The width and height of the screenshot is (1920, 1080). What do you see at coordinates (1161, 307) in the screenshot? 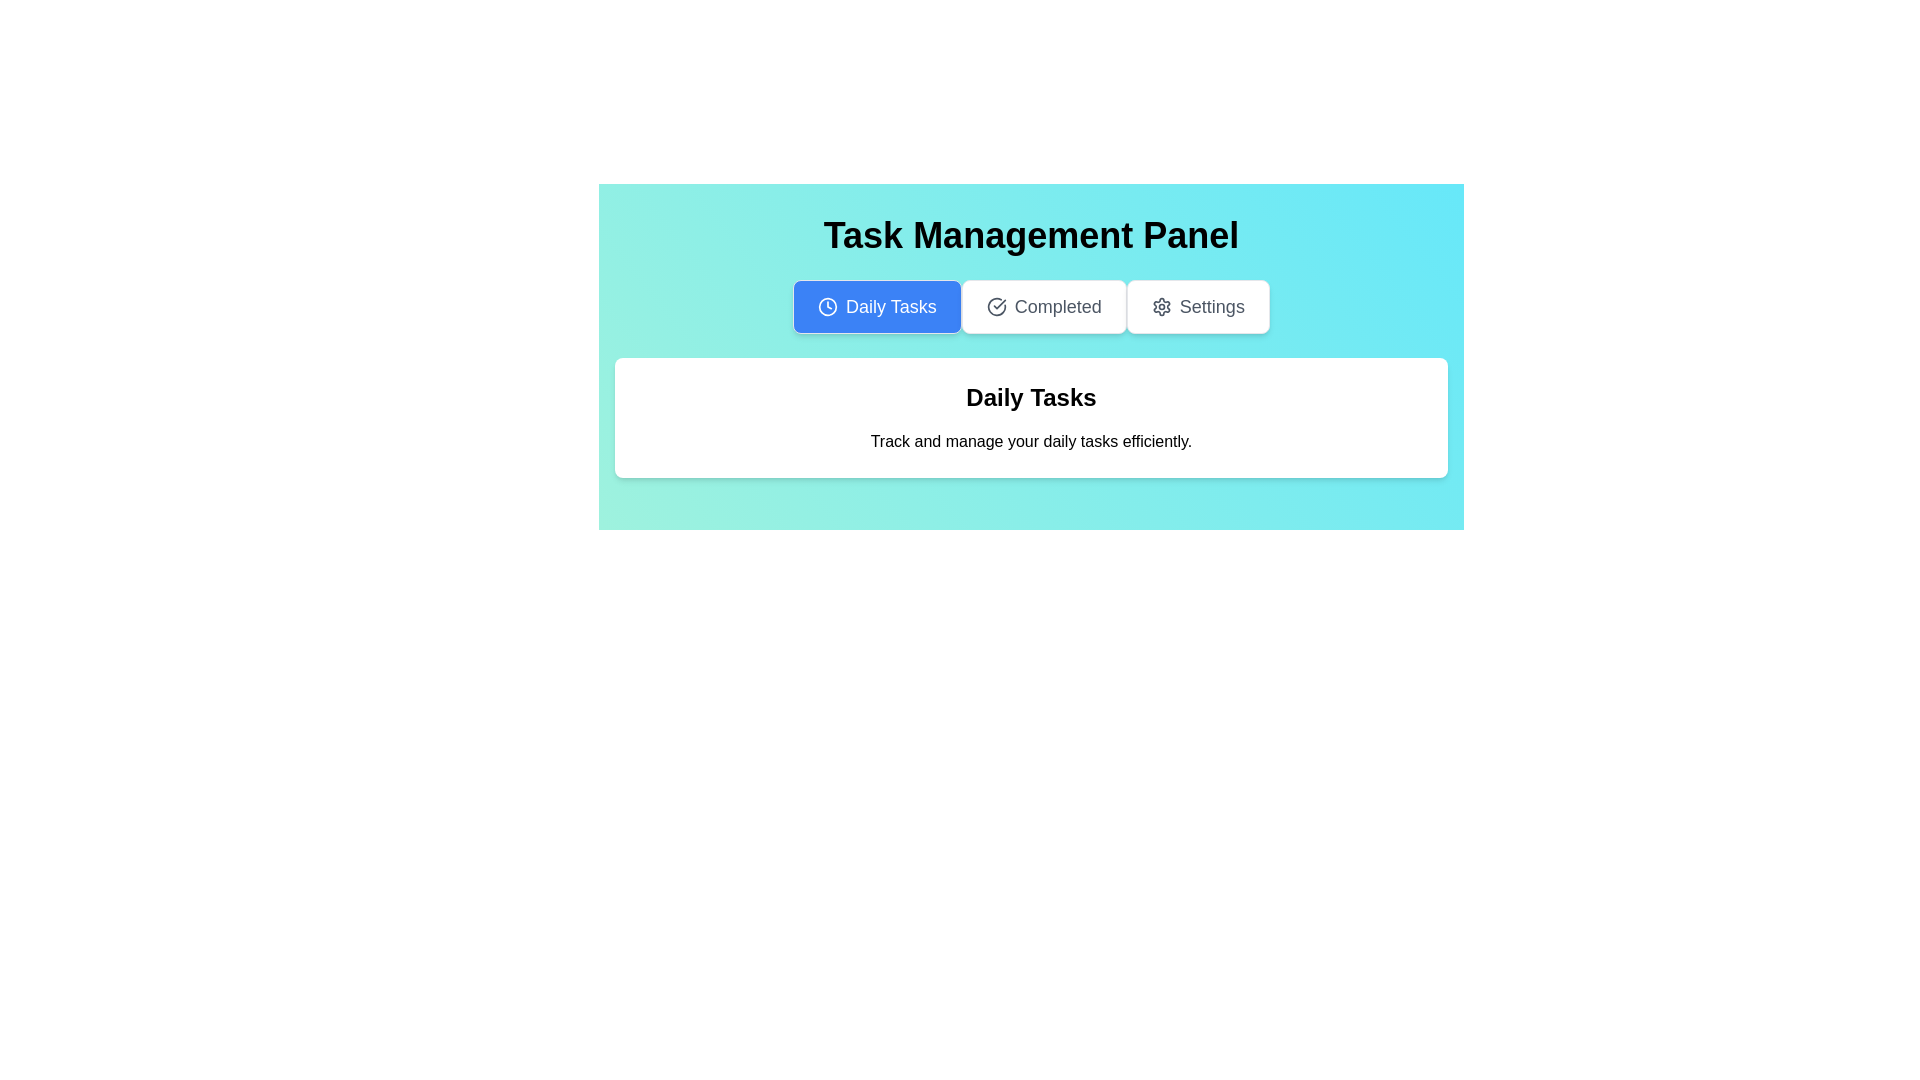
I see `the gear icon representing 'Settings' located in the third button from the left in the button group at the top-right section of the page` at bounding box center [1161, 307].